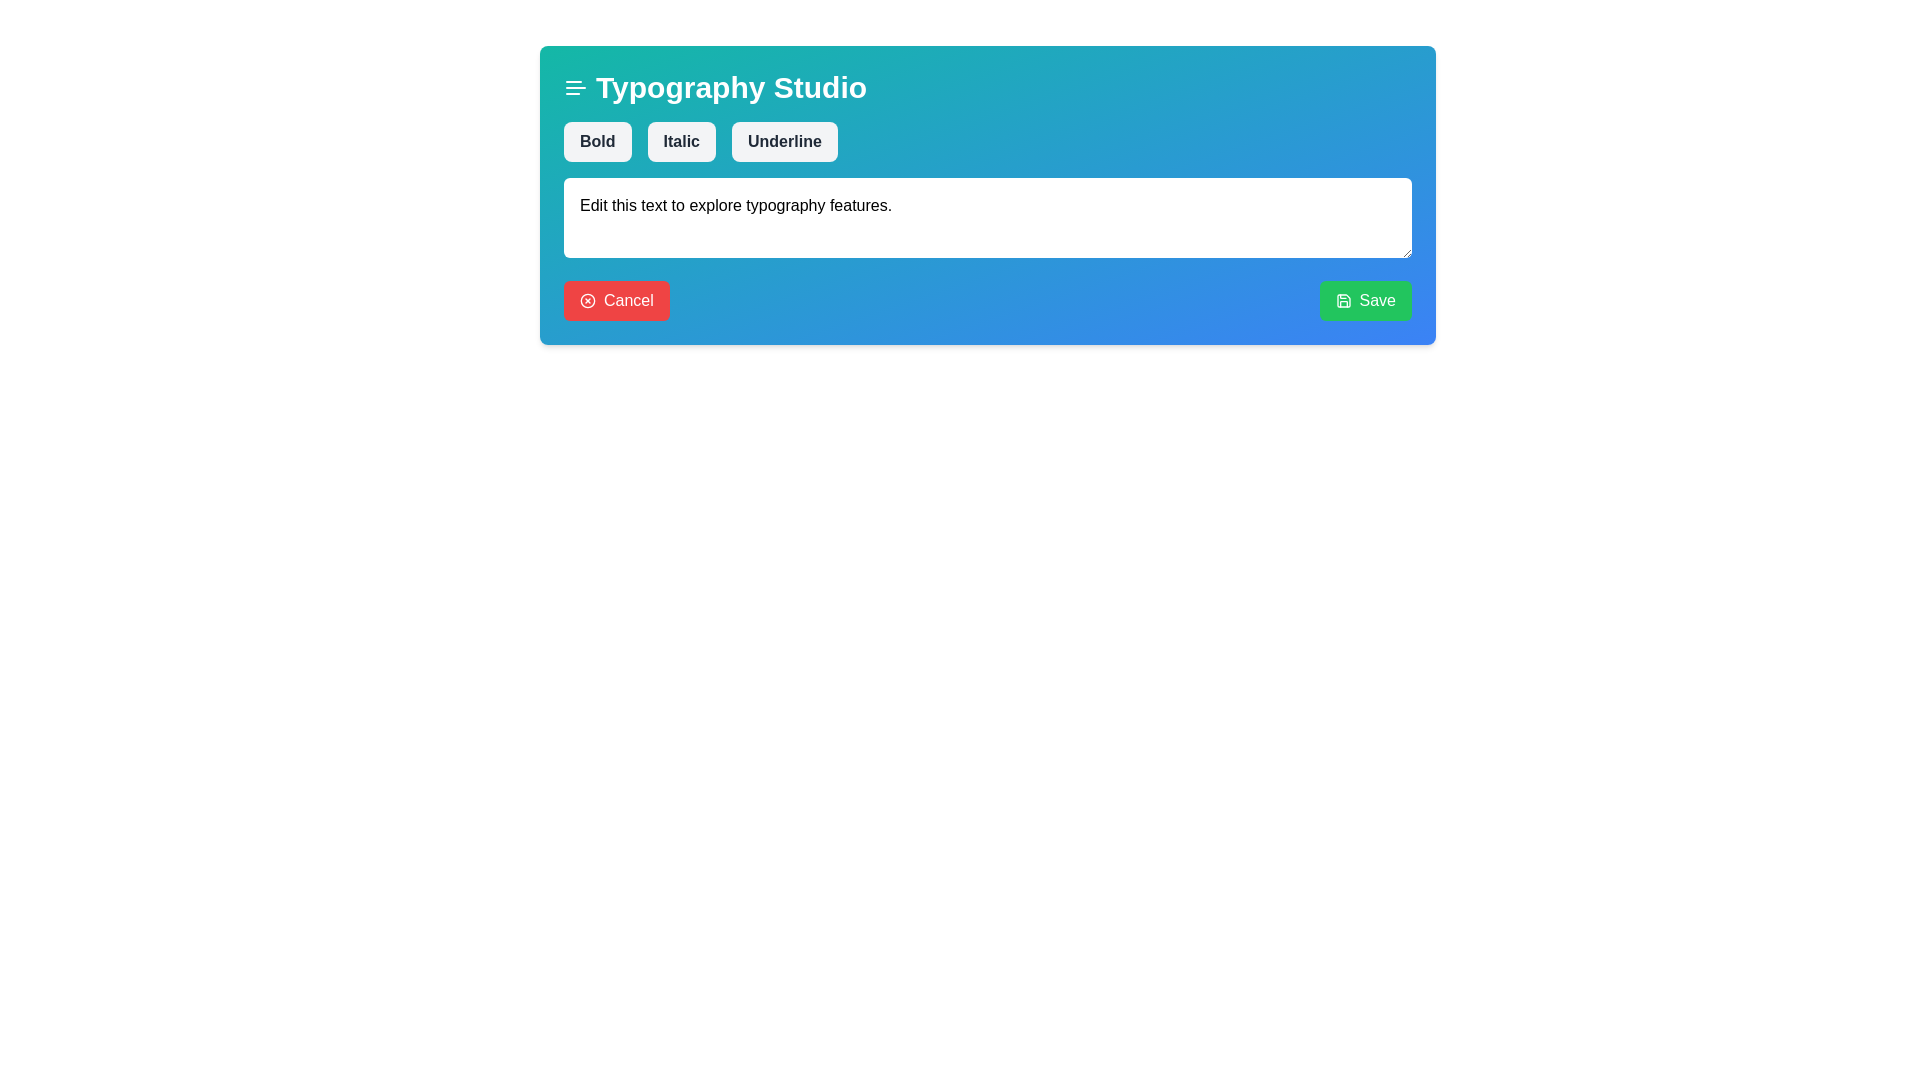  Describe the element at coordinates (1343, 300) in the screenshot. I see `the tiny floppy disk icon with a green background located to the left of the 'Save' label in the green button at the bottom-right corner of the layout` at that location.